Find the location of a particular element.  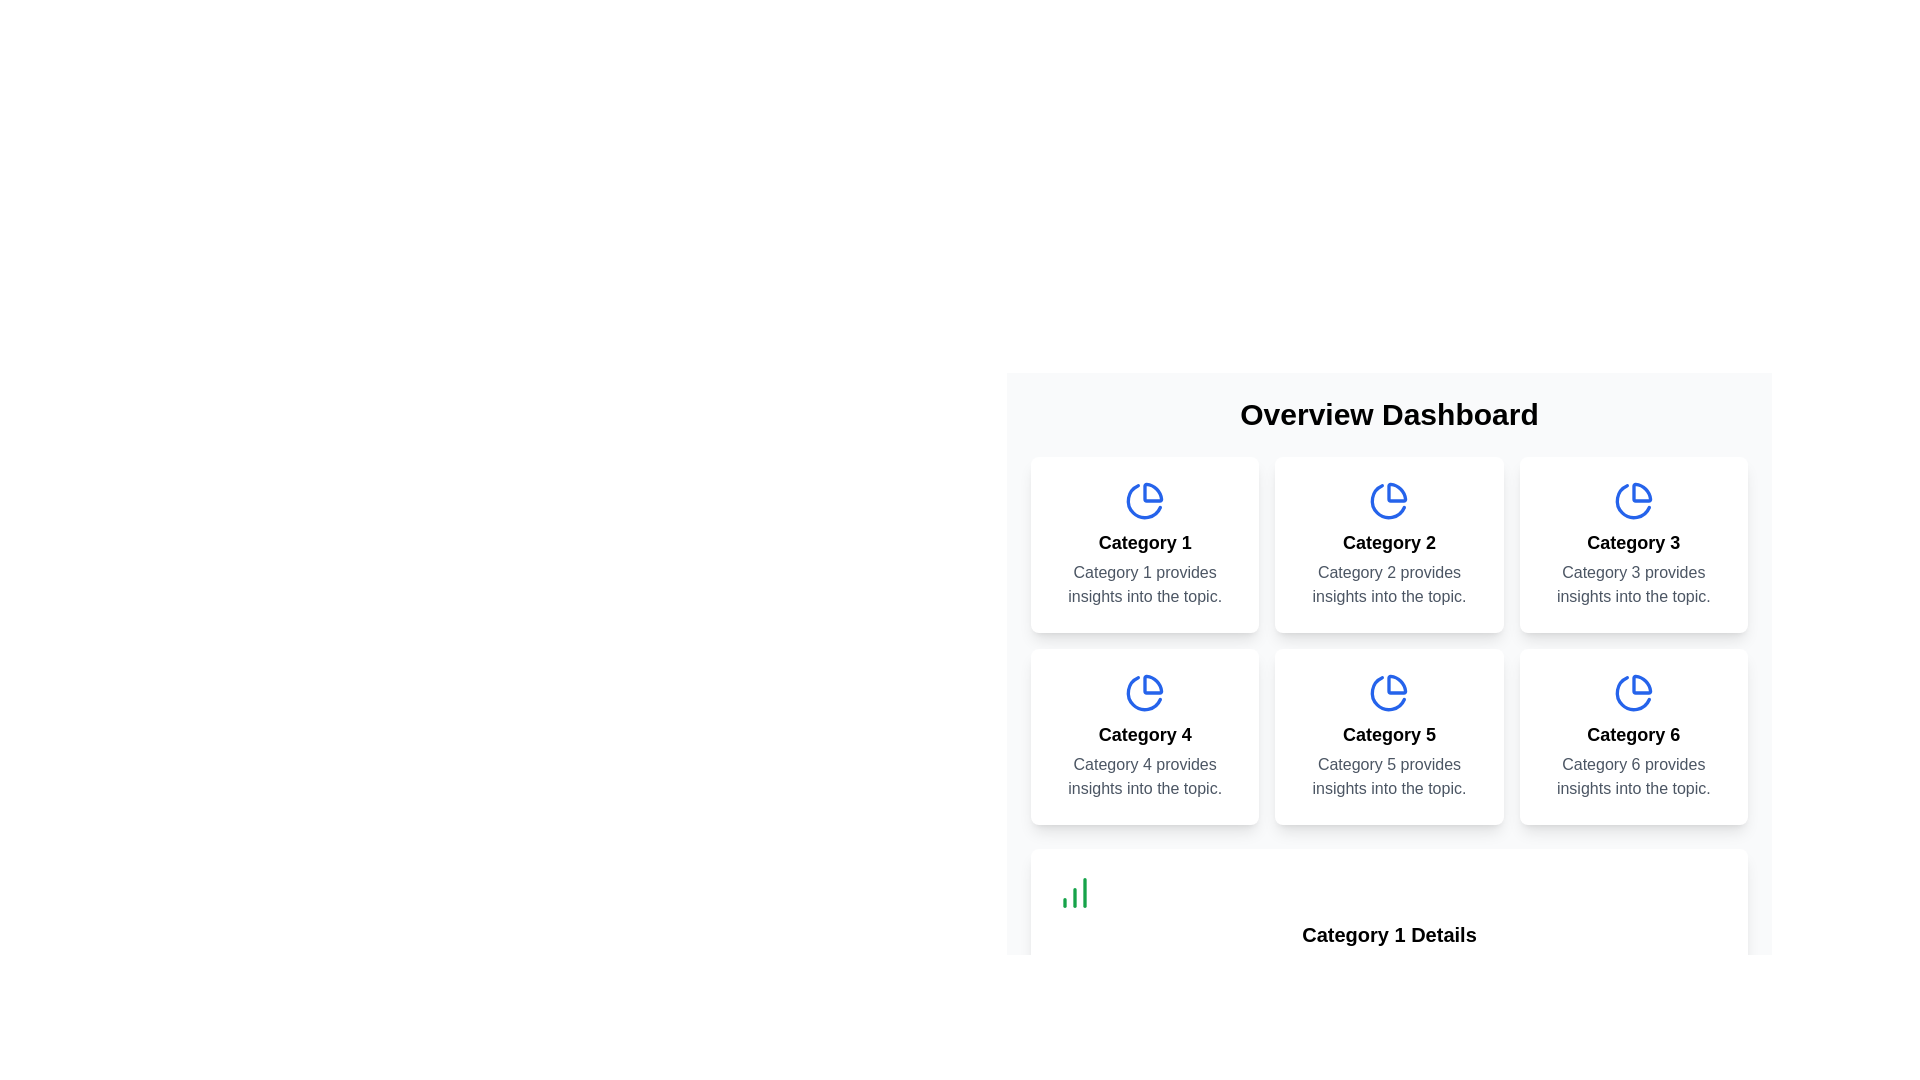

text block providing a brief description for 'Category 2', located directly below the heading within the square card in the middle of the second row of the dashboard layout is located at coordinates (1388, 585).